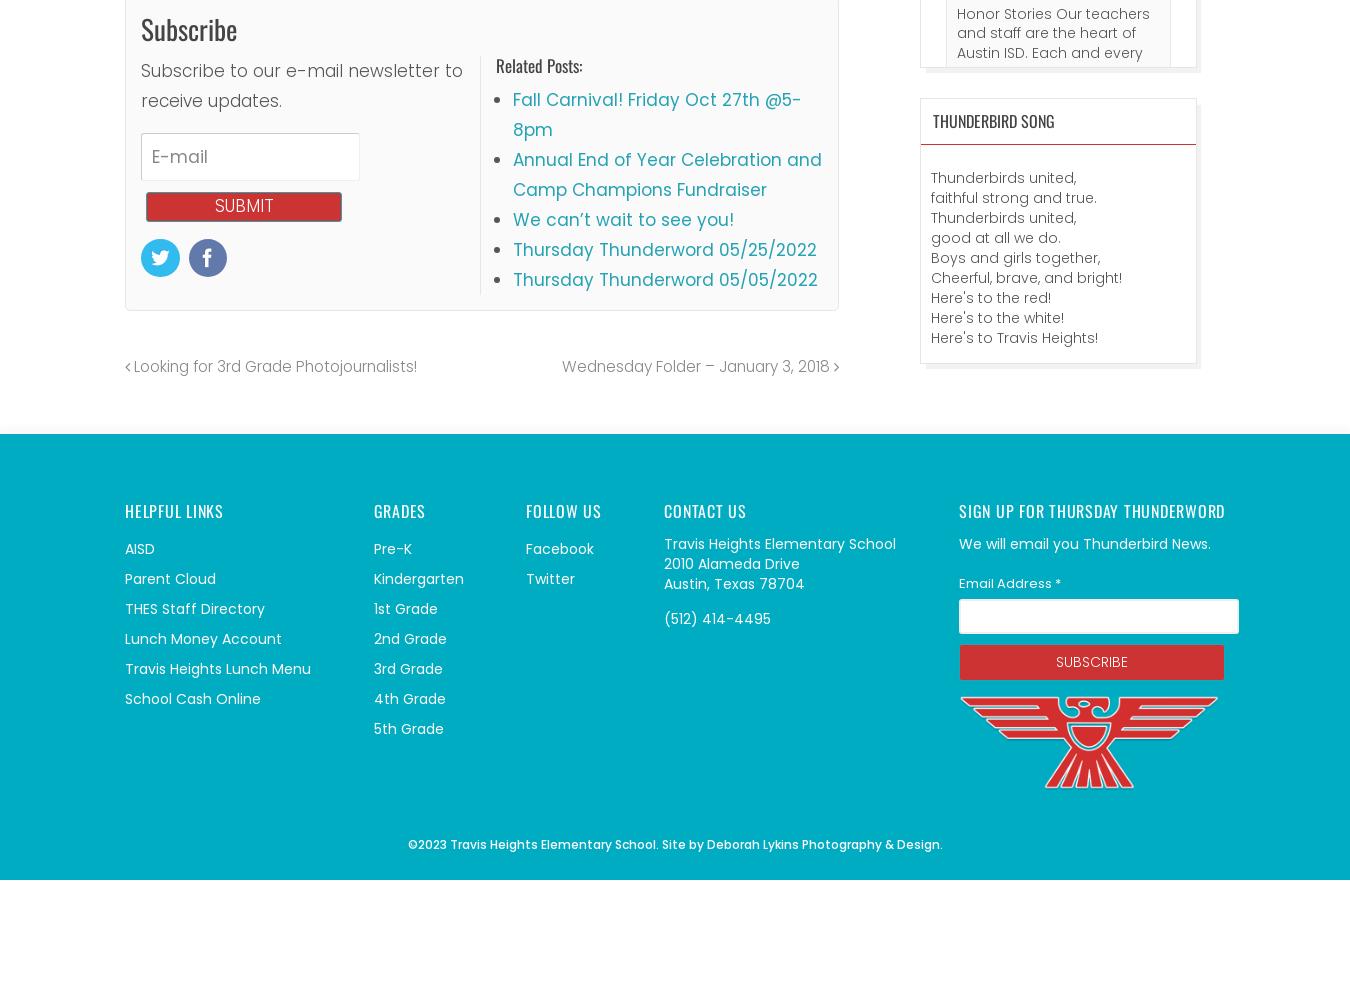  Describe the element at coordinates (1057, 581) in the screenshot. I see `'*'` at that location.